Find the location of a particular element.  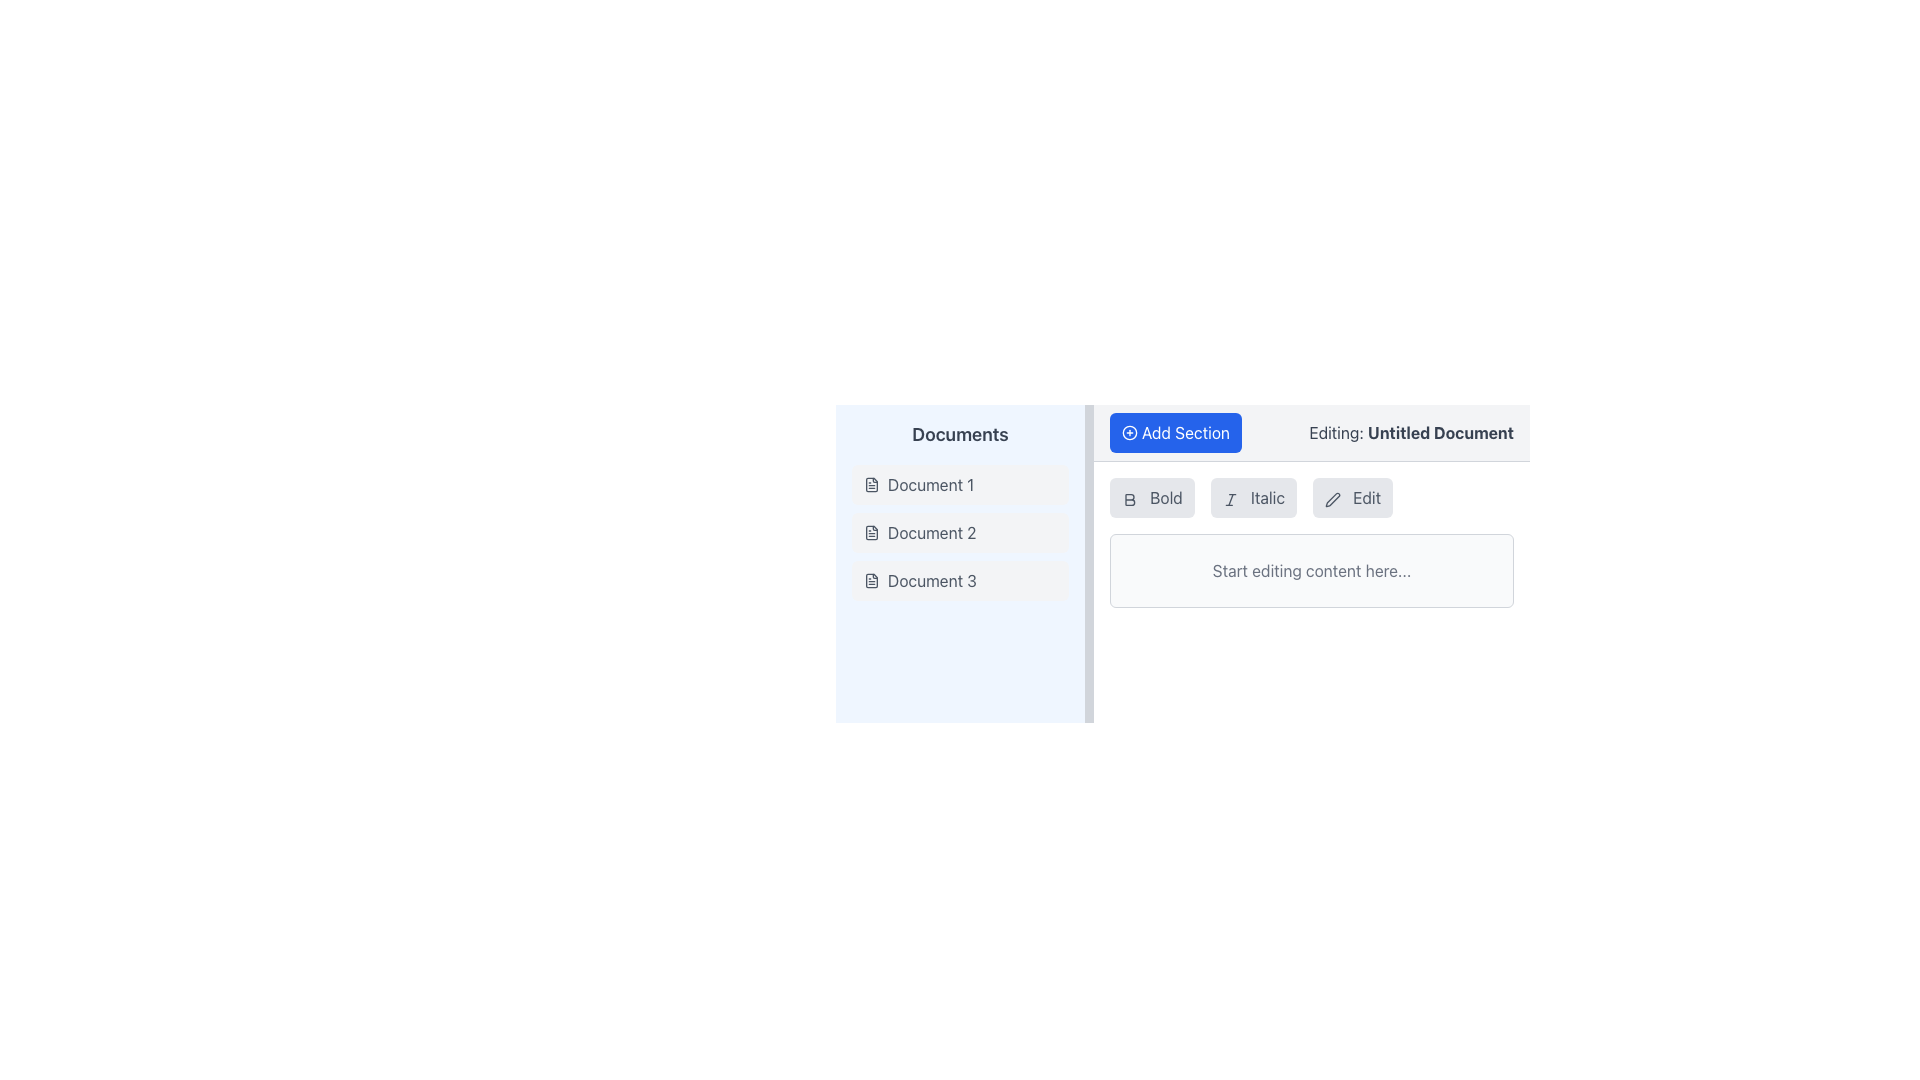

the document icon, which is a simplified image of a piece of paper with a folded corner, located in the first position of a vertical list adjacent to 'Document 1' is located at coordinates (872, 485).